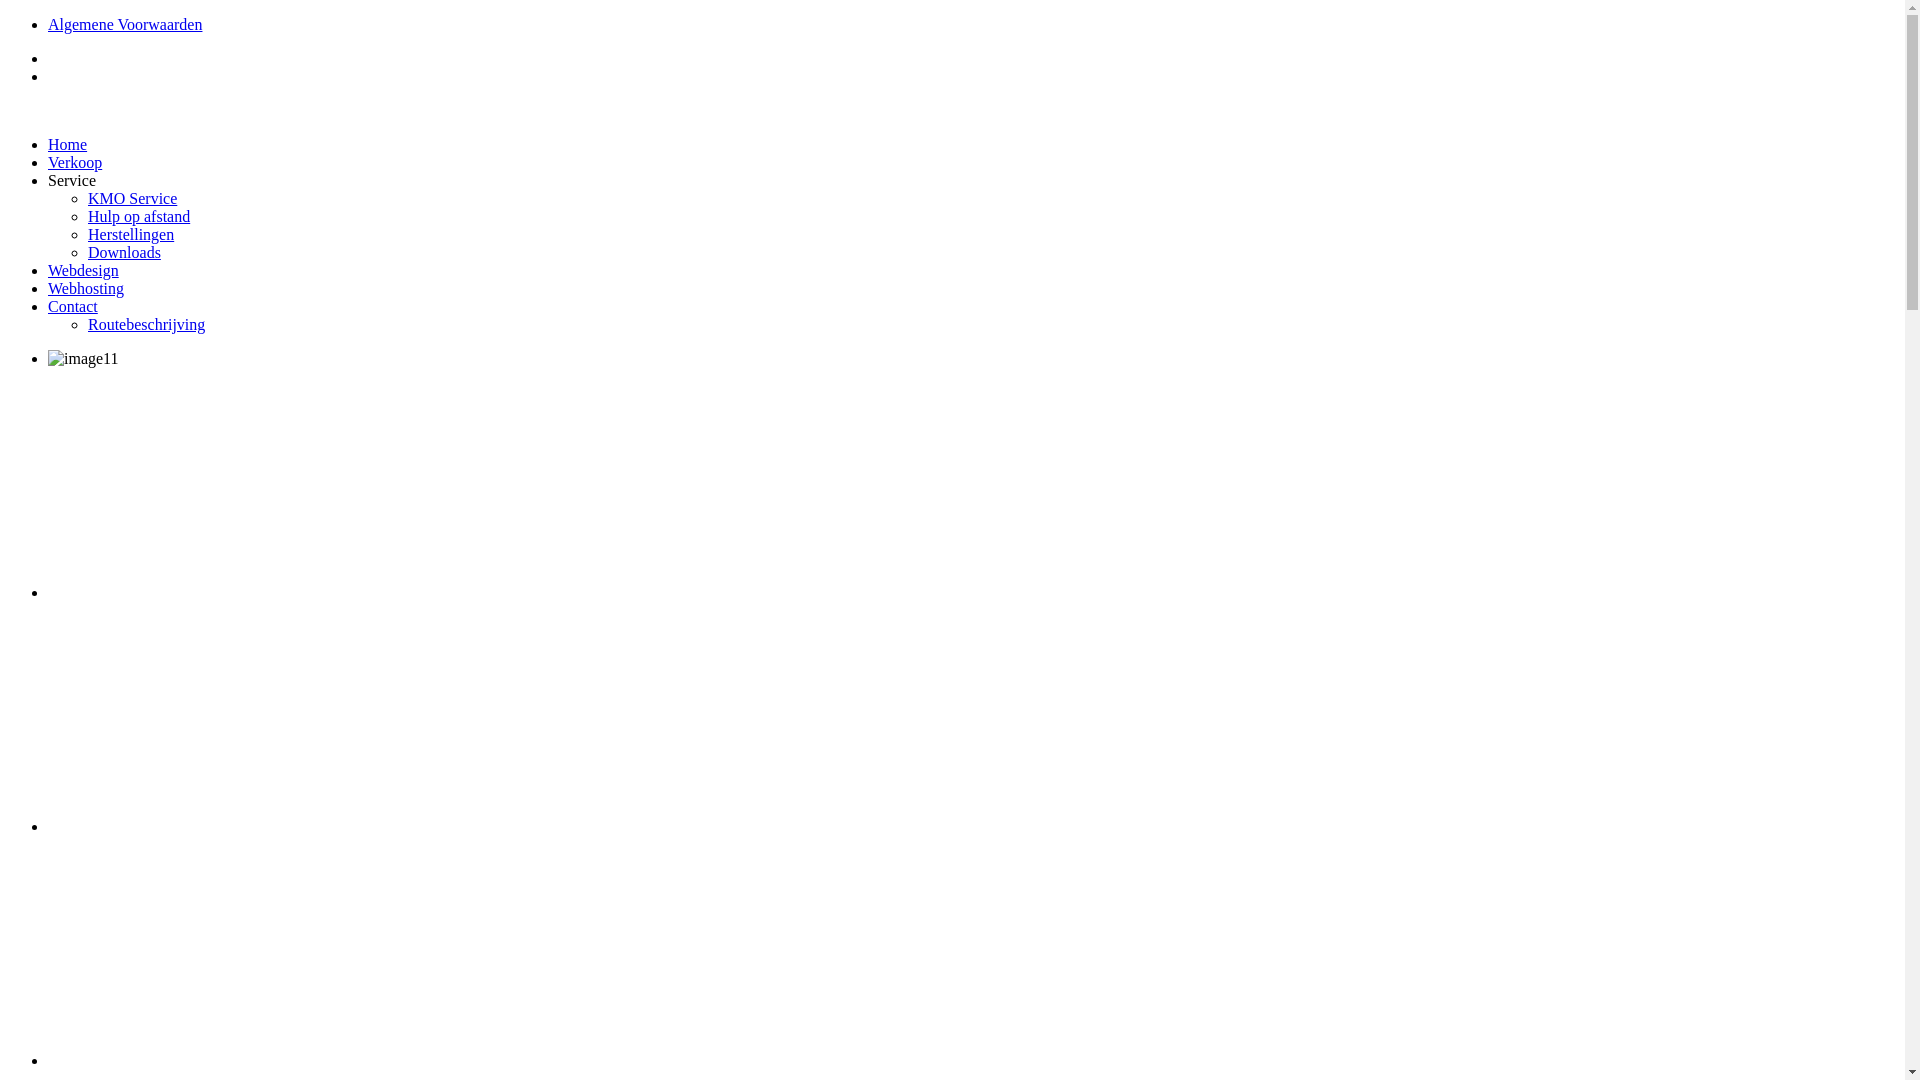 The width and height of the screenshot is (1920, 1080). What do you see at coordinates (67, 143) in the screenshot?
I see `'Home'` at bounding box center [67, 143].